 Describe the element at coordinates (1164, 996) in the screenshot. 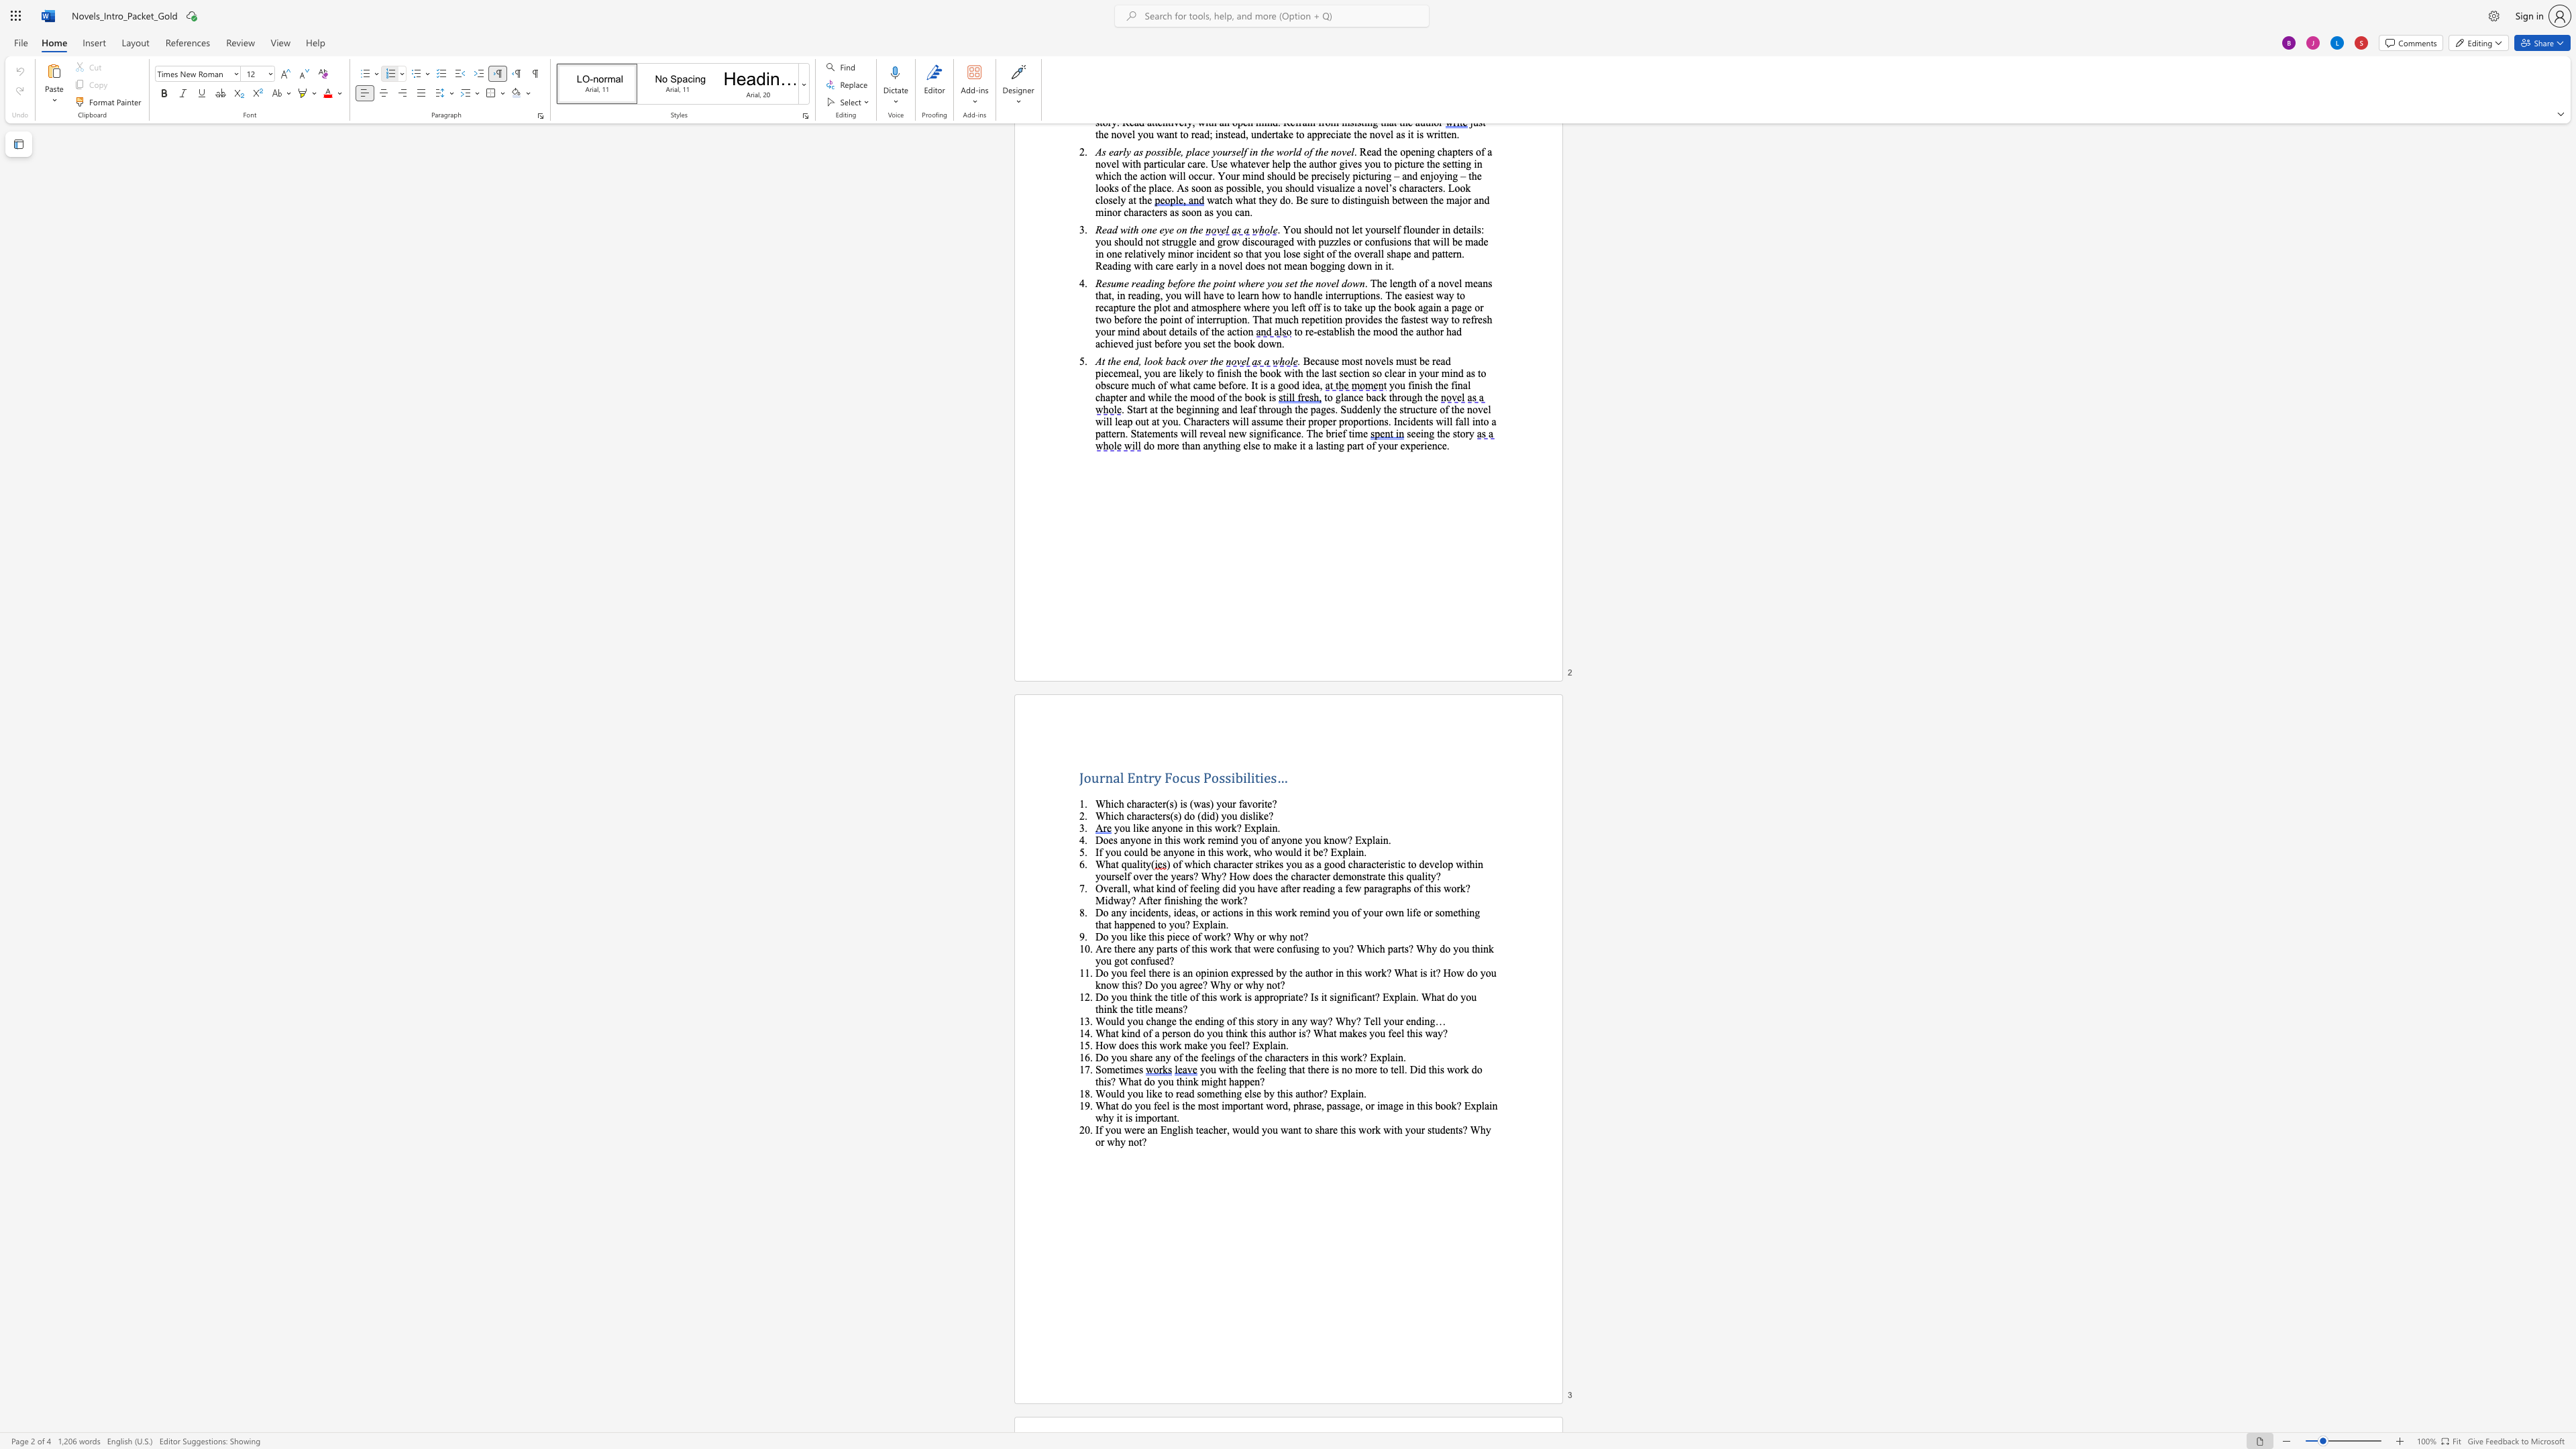

I see `the 1th character "e" in the text` at that location.